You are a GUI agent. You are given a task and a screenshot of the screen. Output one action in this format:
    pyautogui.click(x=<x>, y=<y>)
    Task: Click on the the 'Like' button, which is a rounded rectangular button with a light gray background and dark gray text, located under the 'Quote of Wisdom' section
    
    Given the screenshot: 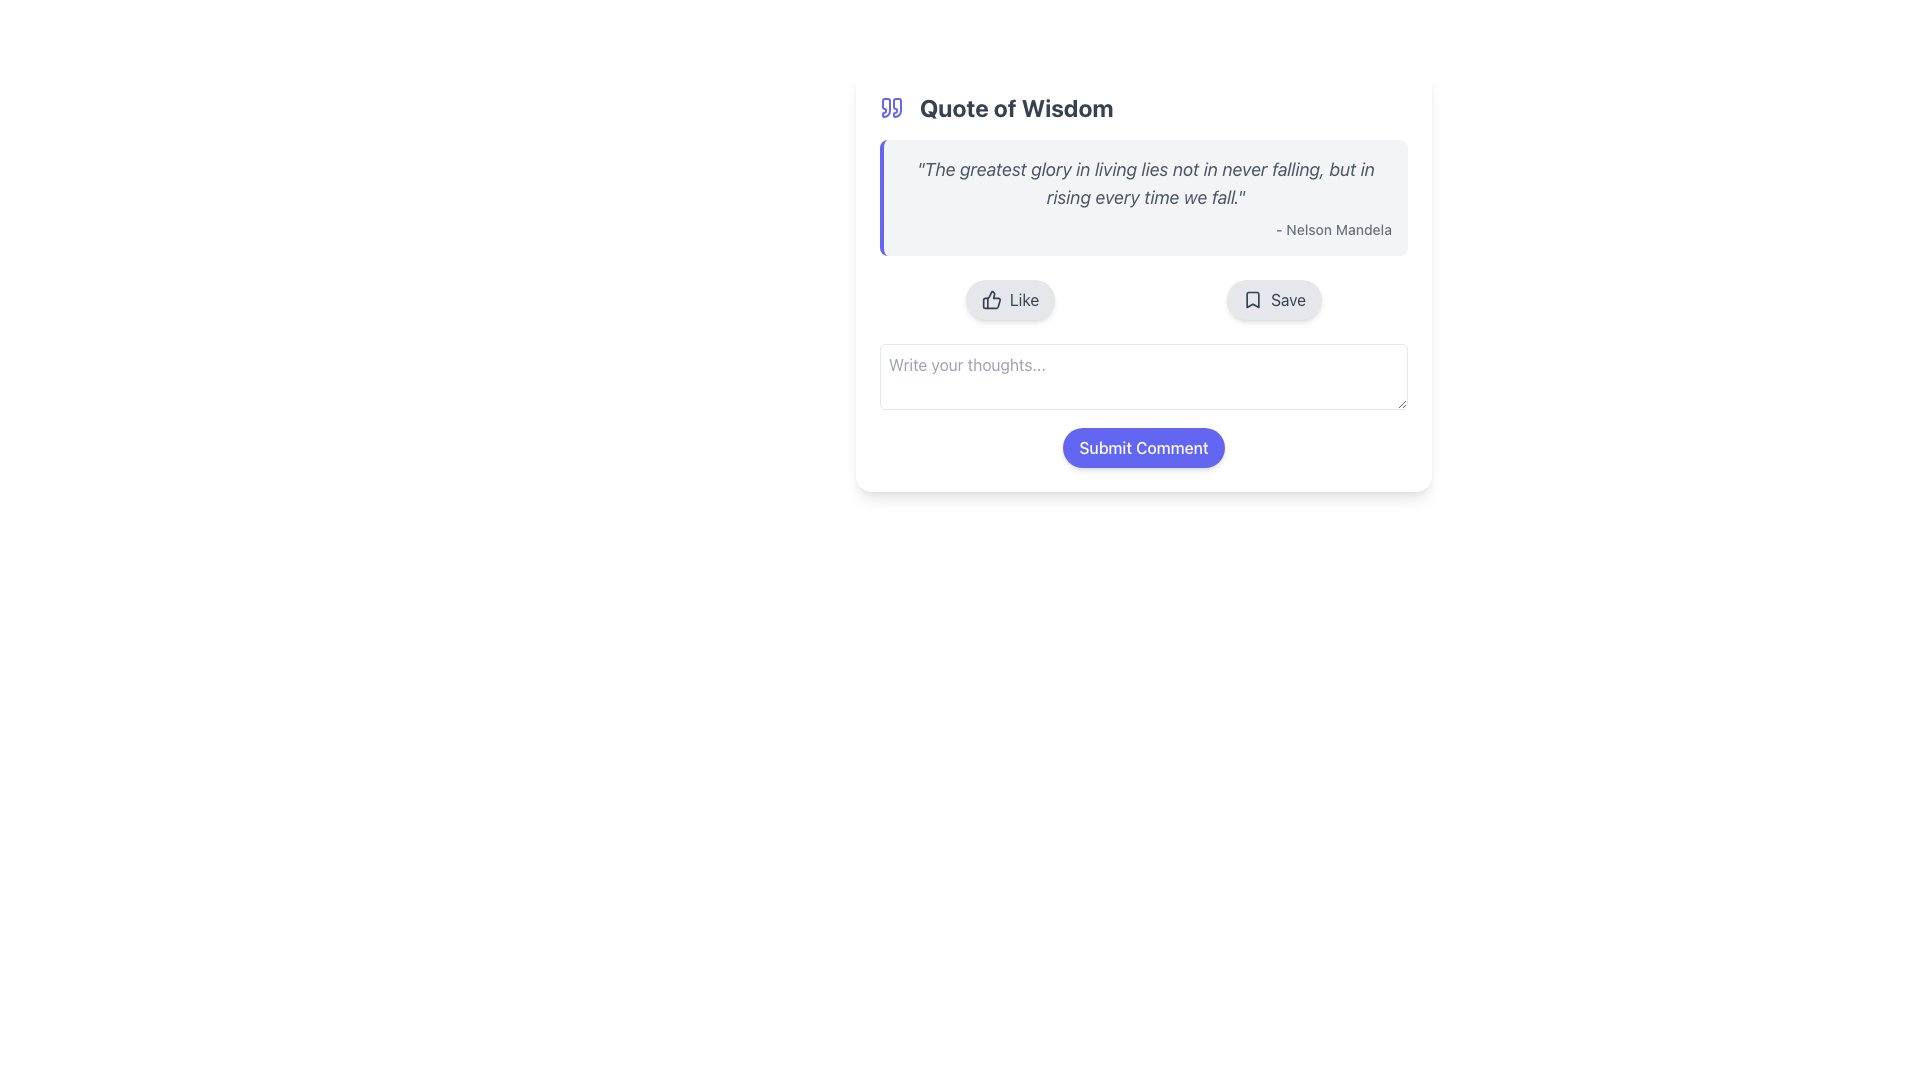 What is the action you would take?
    pyautogui.click(x=1010, y=300)
    